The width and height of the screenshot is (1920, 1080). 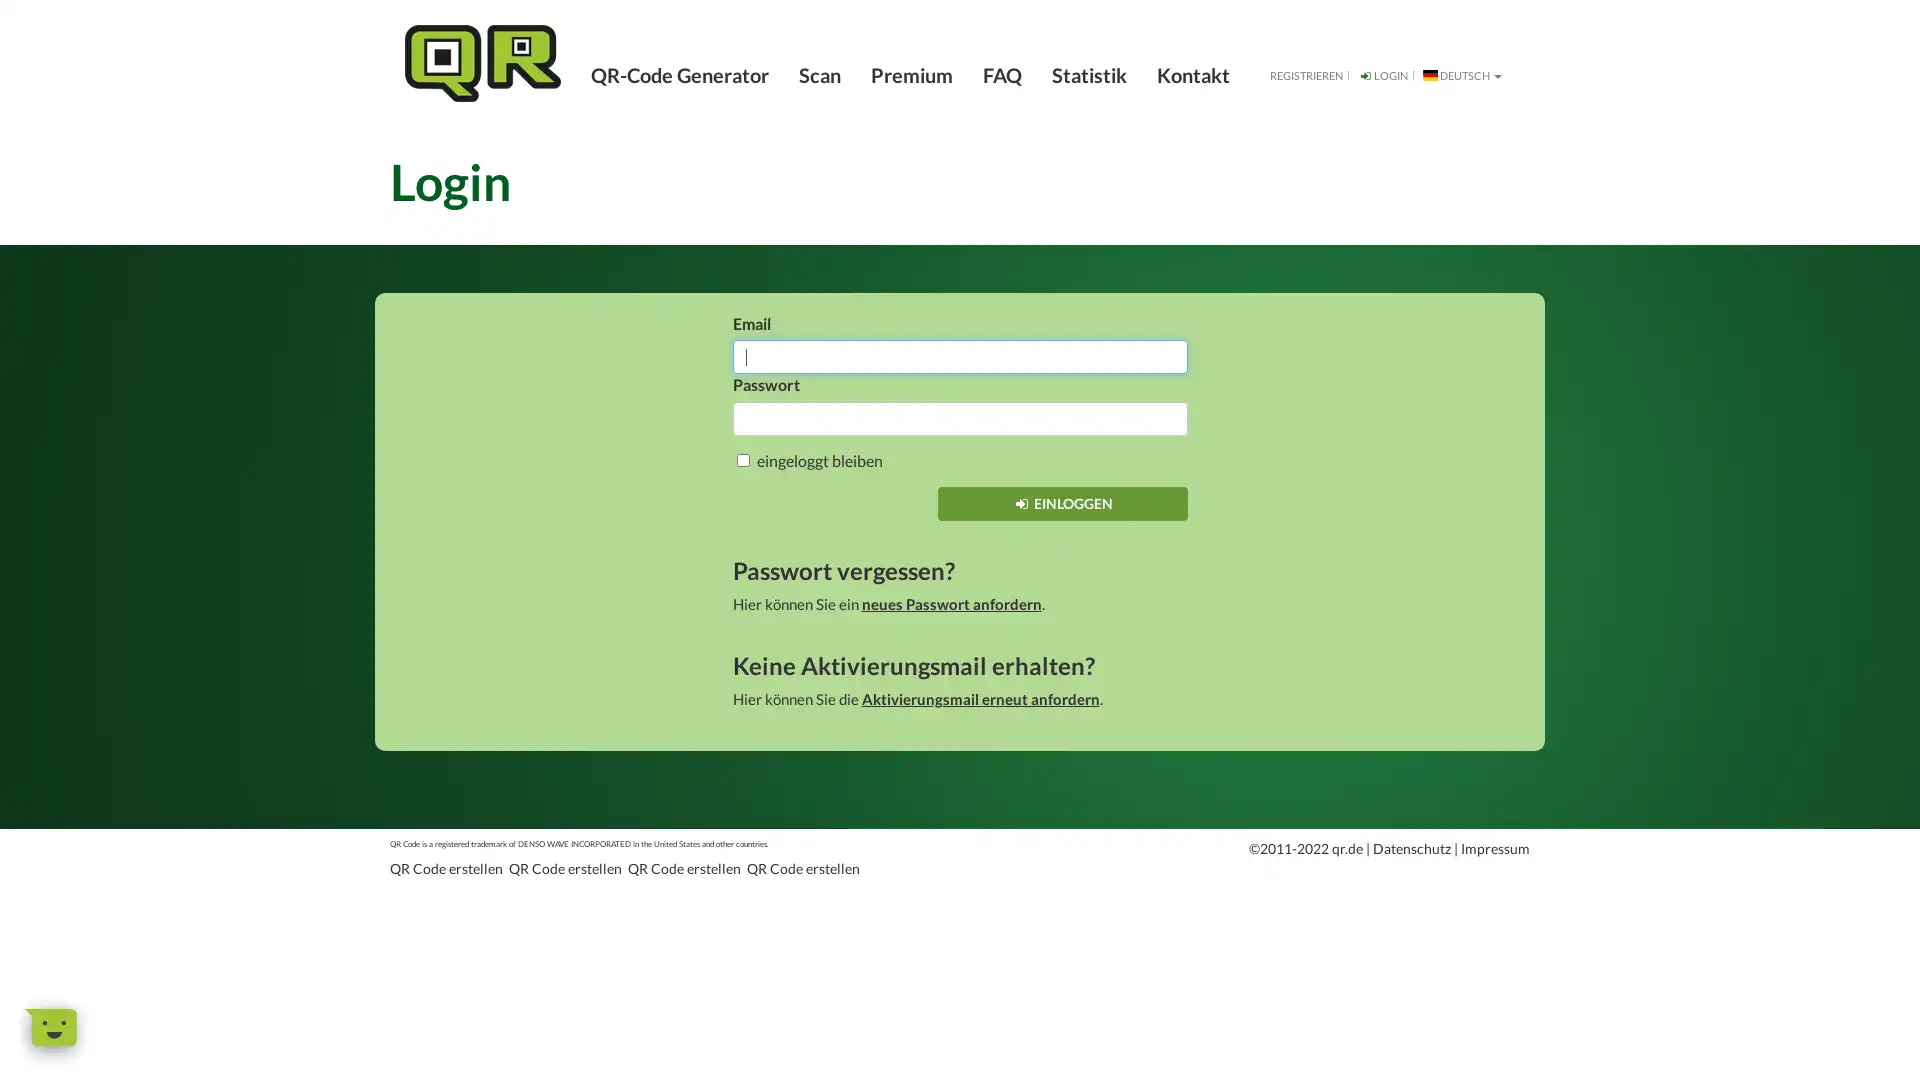 I want to click on Open, so click(x=51, y=1026).